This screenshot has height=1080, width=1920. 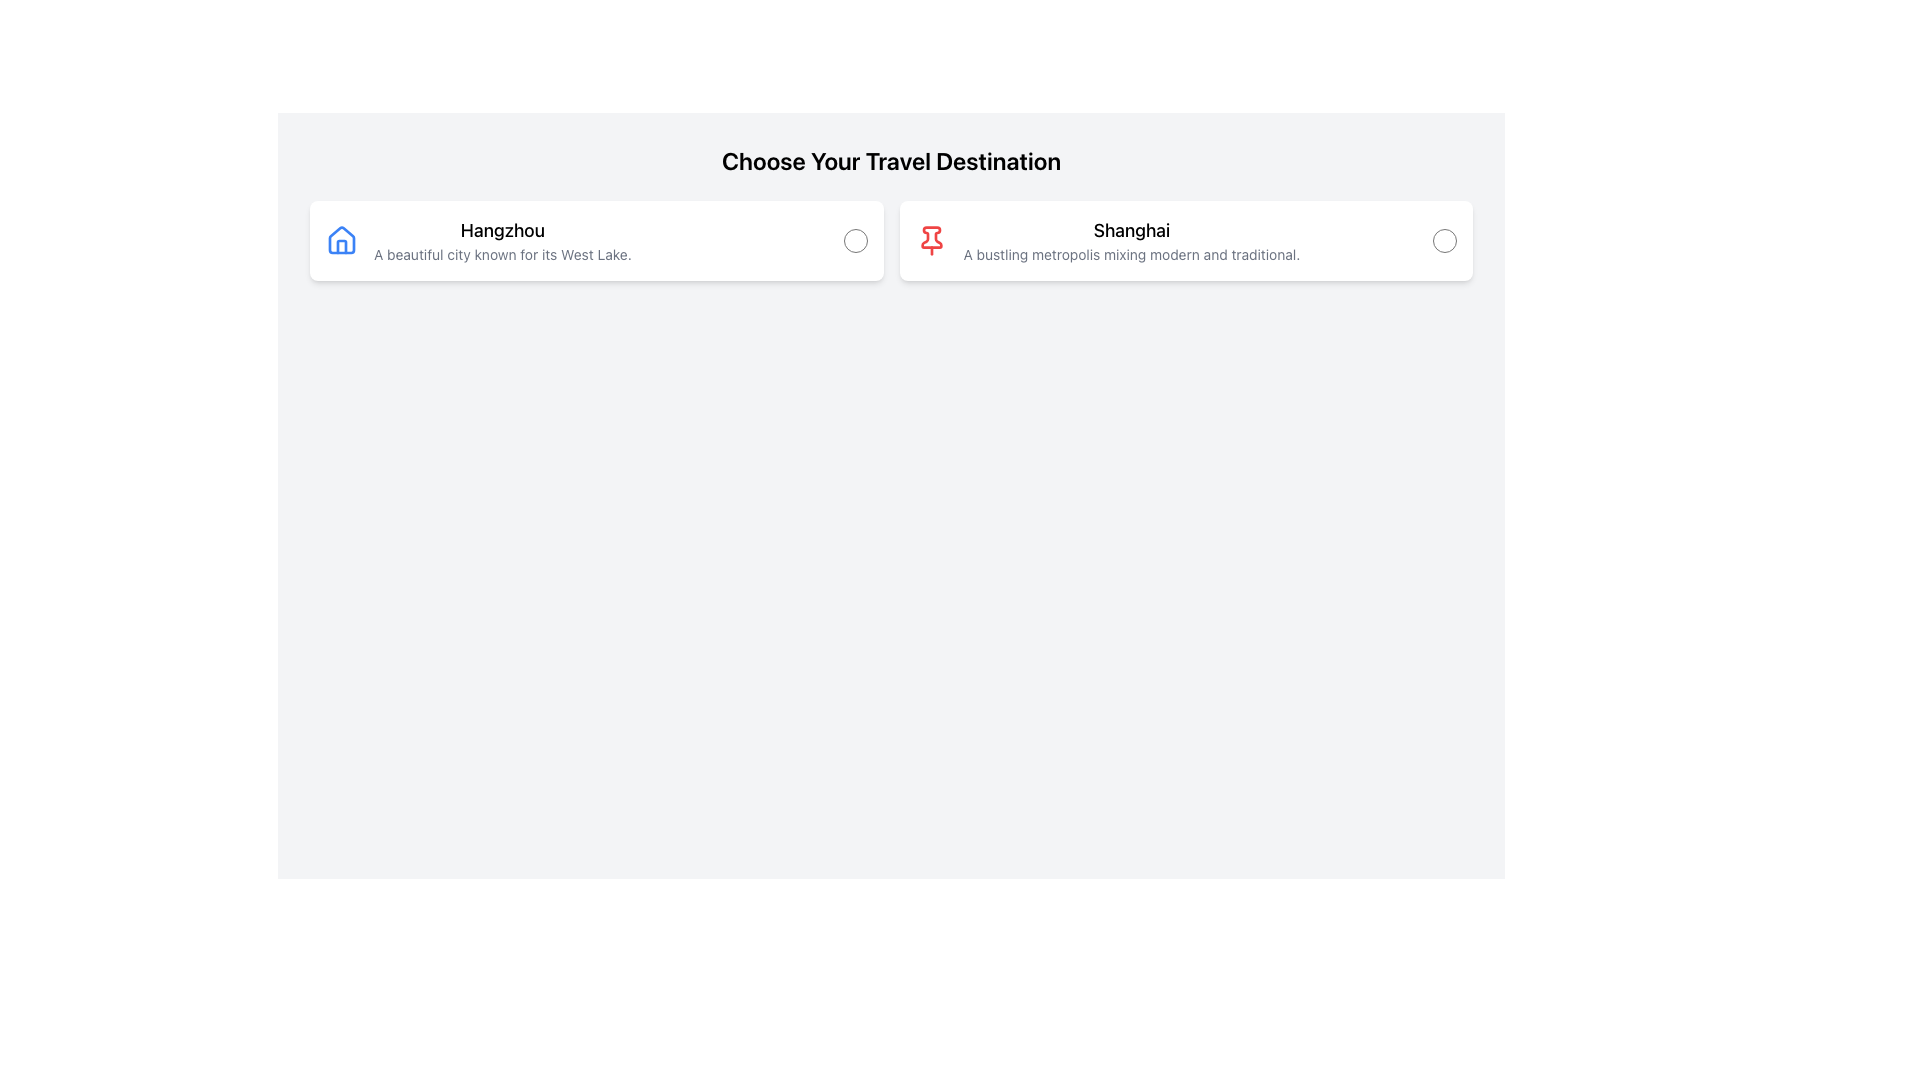 What do you see at coordinates (477, 239) in the screenshot?
I see `the first selectable item in the list, which features a blue house icon and the title 'Hangzhou' with a description below it` at bounding box center [477, 239].